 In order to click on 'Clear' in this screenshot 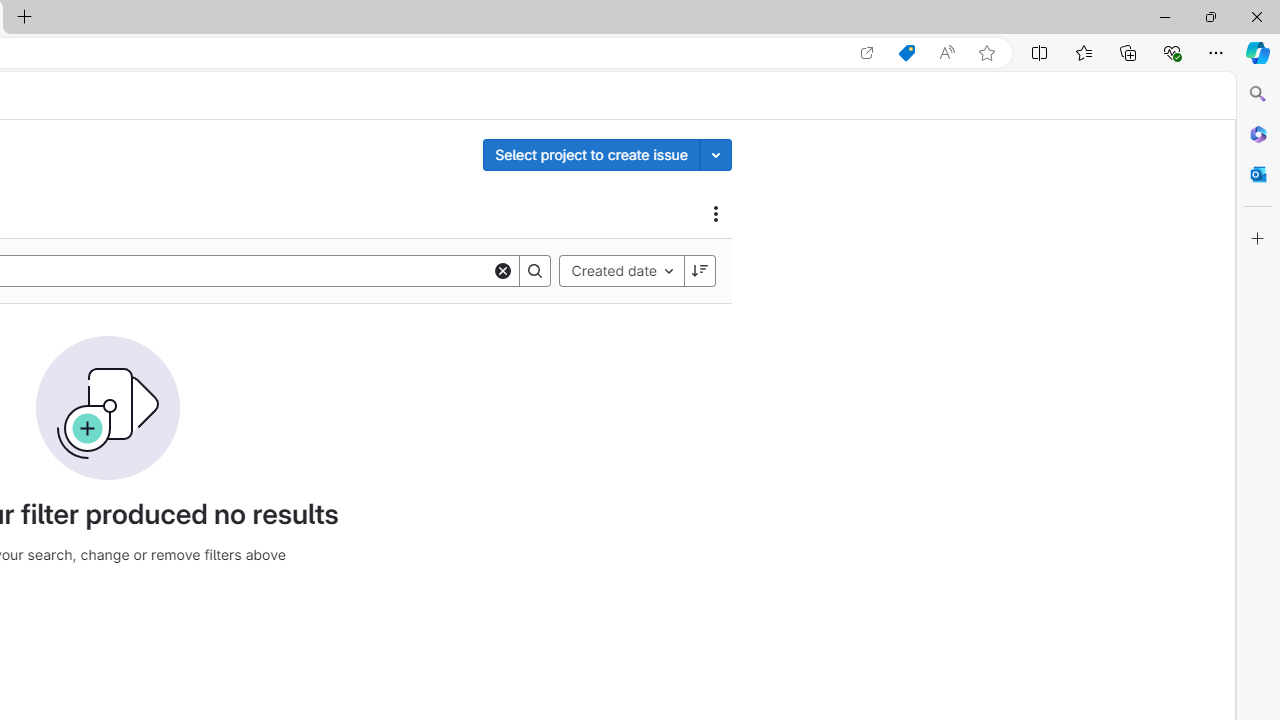, I will do `click(503, 270)`.